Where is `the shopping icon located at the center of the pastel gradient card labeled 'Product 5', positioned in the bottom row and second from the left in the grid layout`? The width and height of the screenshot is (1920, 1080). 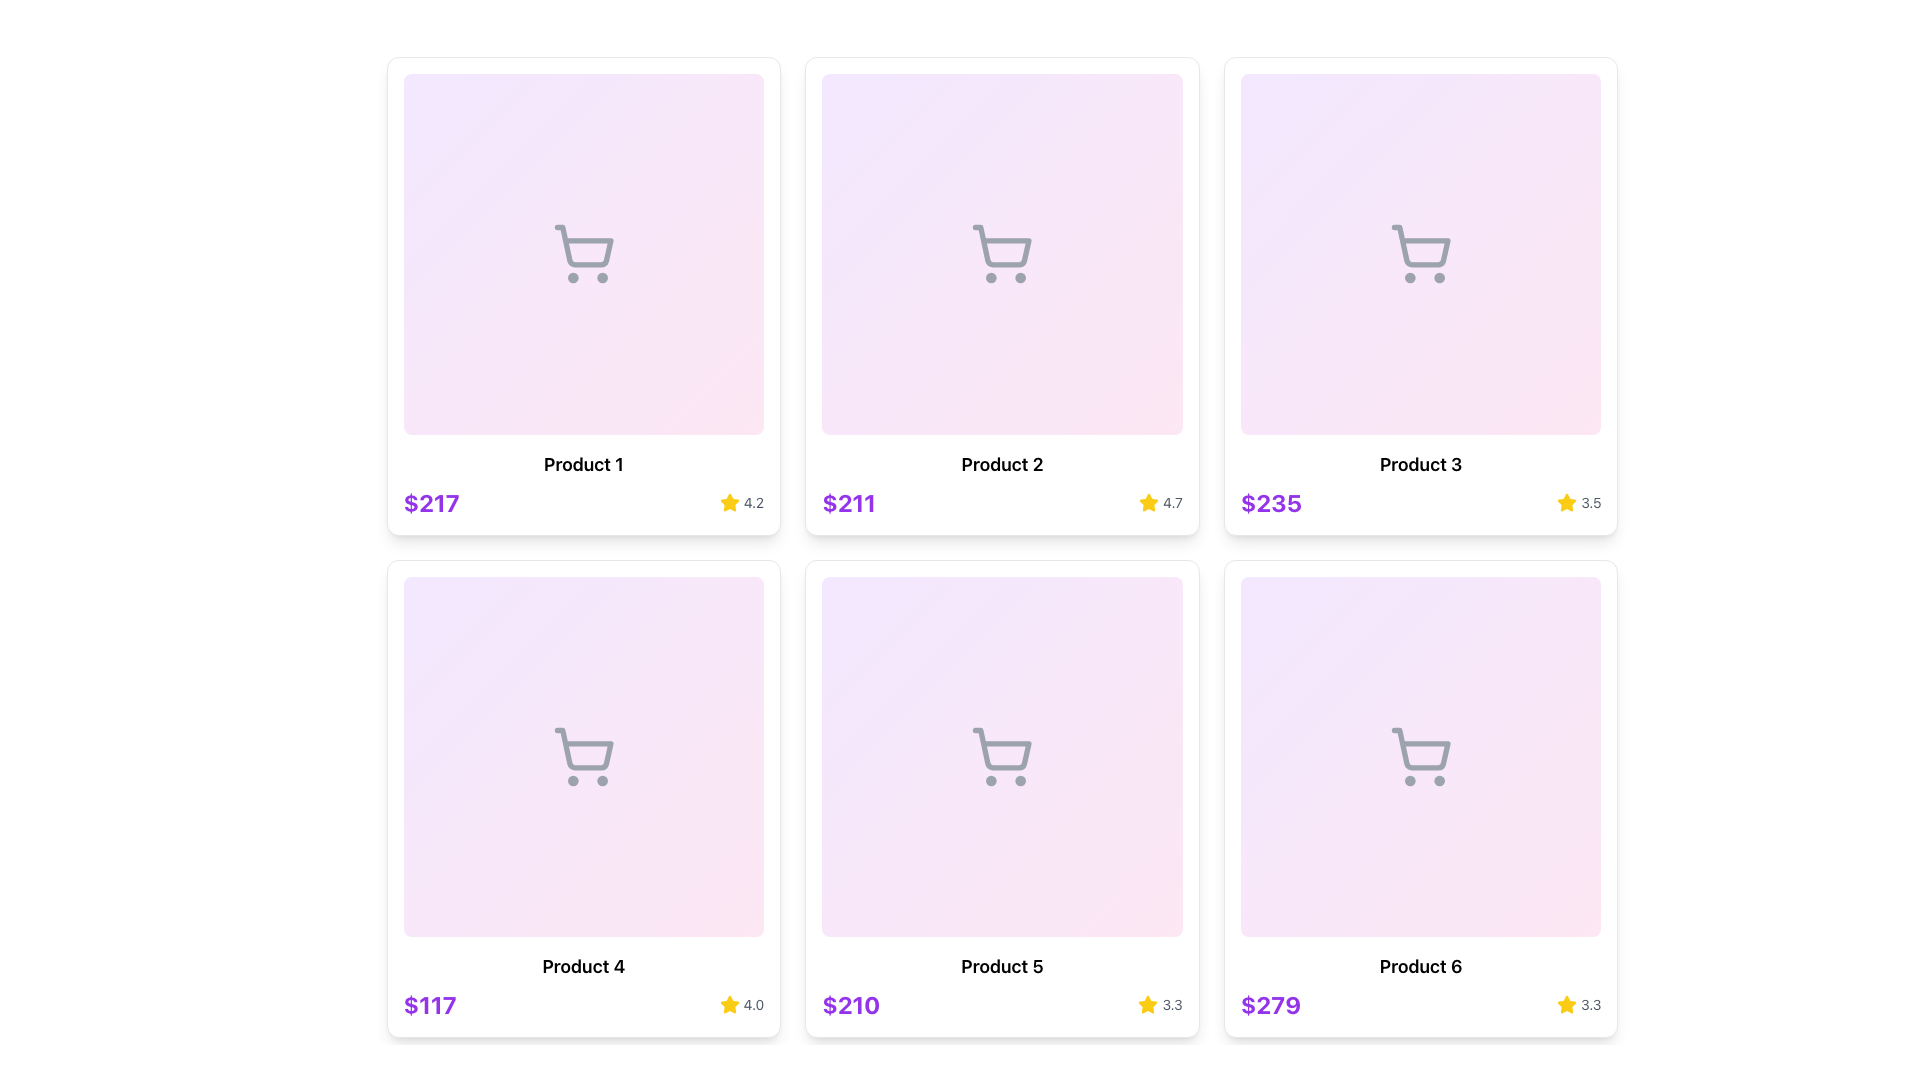
the shopping icon located at the center of the pastel gradient card labeled 'Product 5', positioned in the bottom row and second from the left in the grid layout is located at coordinates (1002, 756).